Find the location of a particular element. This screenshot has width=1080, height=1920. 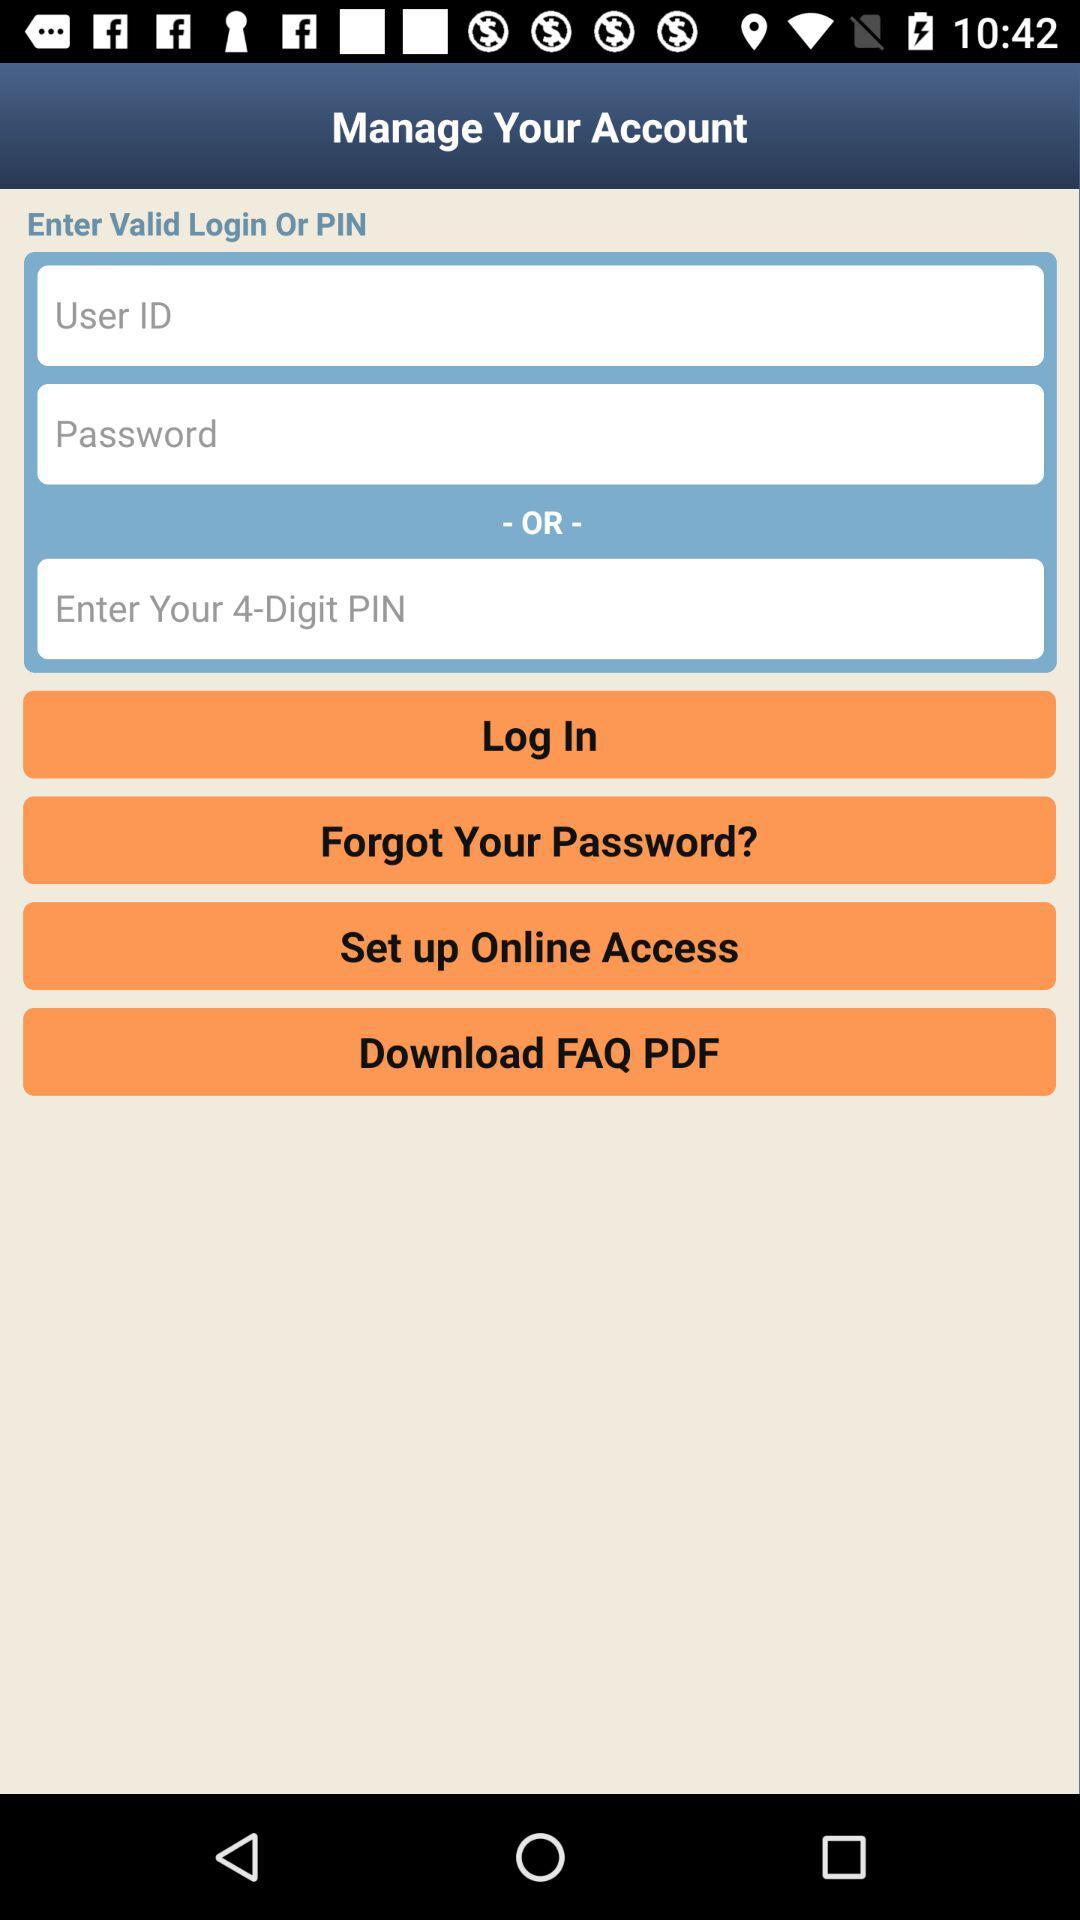

the forgot your password? item is located at coordinates (538, 840).